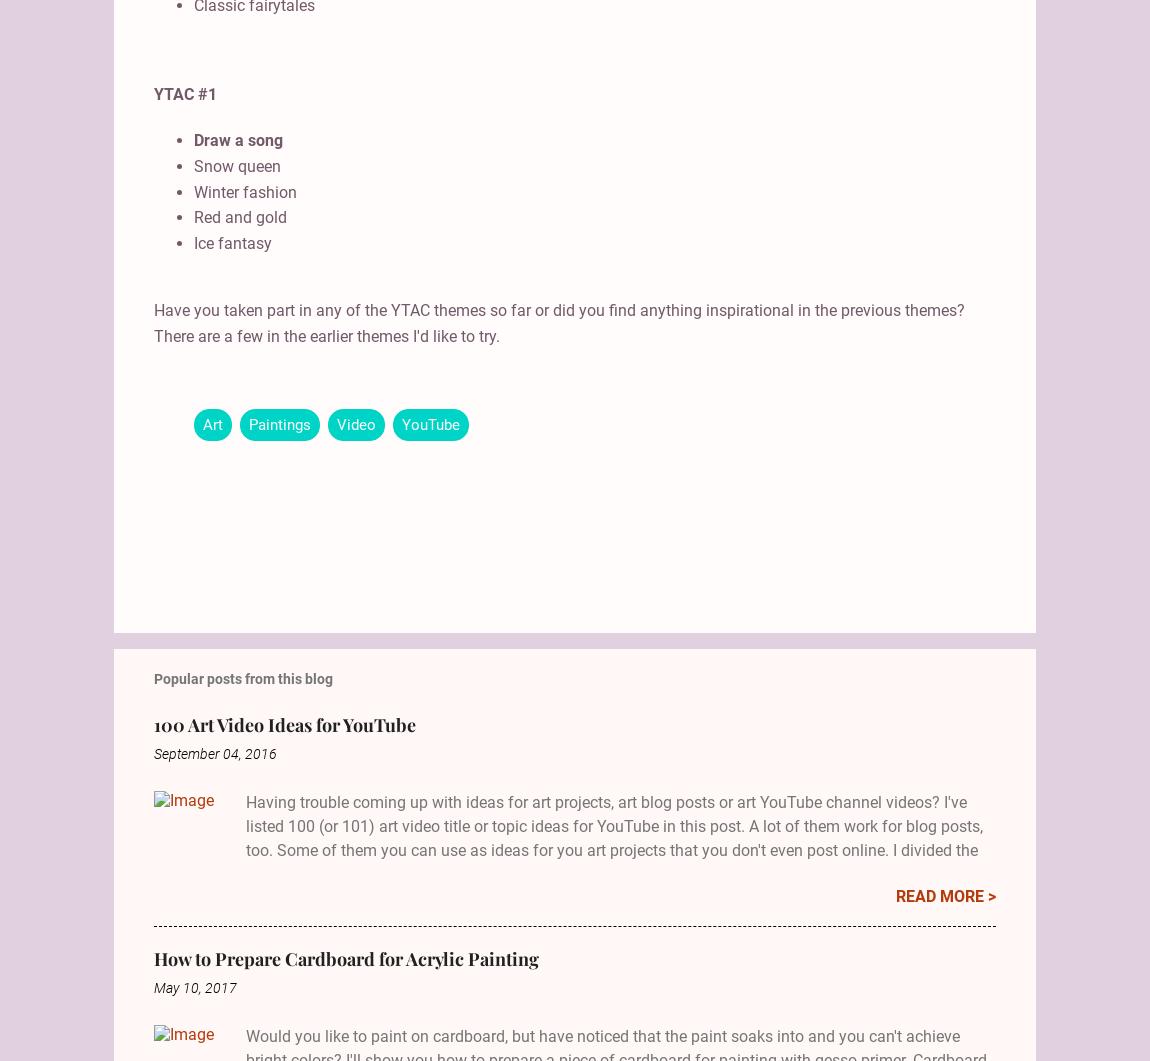 This screenshot has width=1150, height=1061. I want to click on 'Winter fashion', so click(244, 190).